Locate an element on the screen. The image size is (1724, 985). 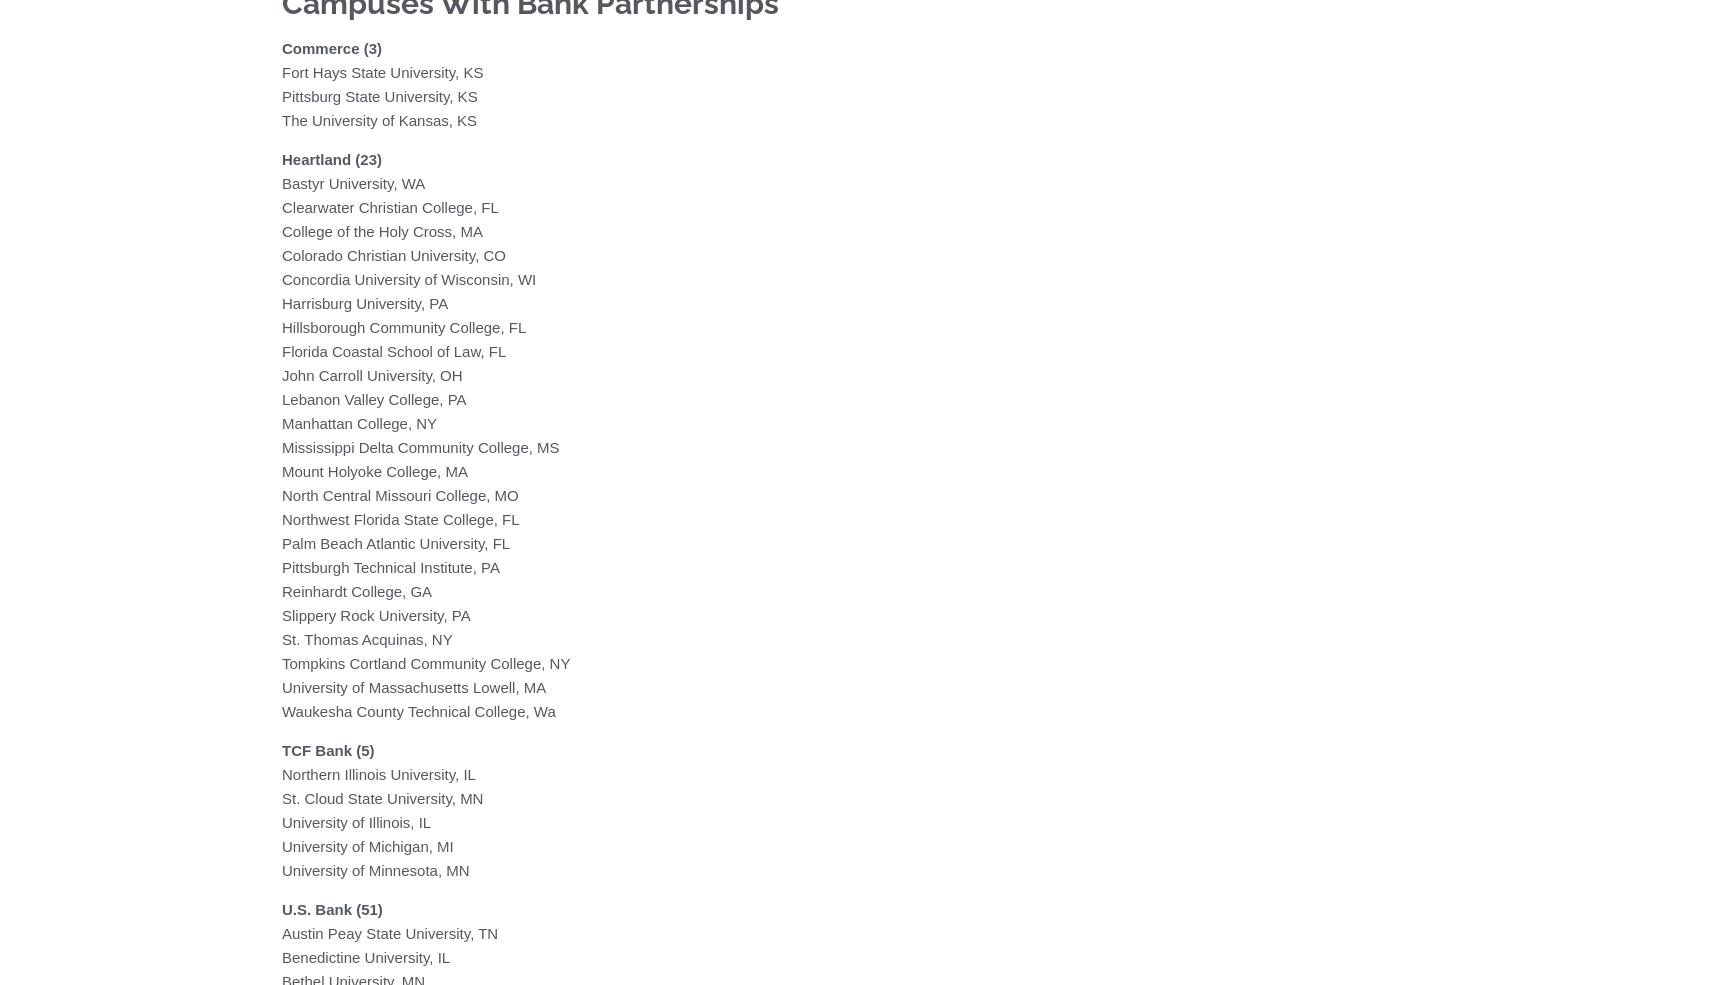
'Mount Holyoke College, MA' is located at coordinates (281, 469).